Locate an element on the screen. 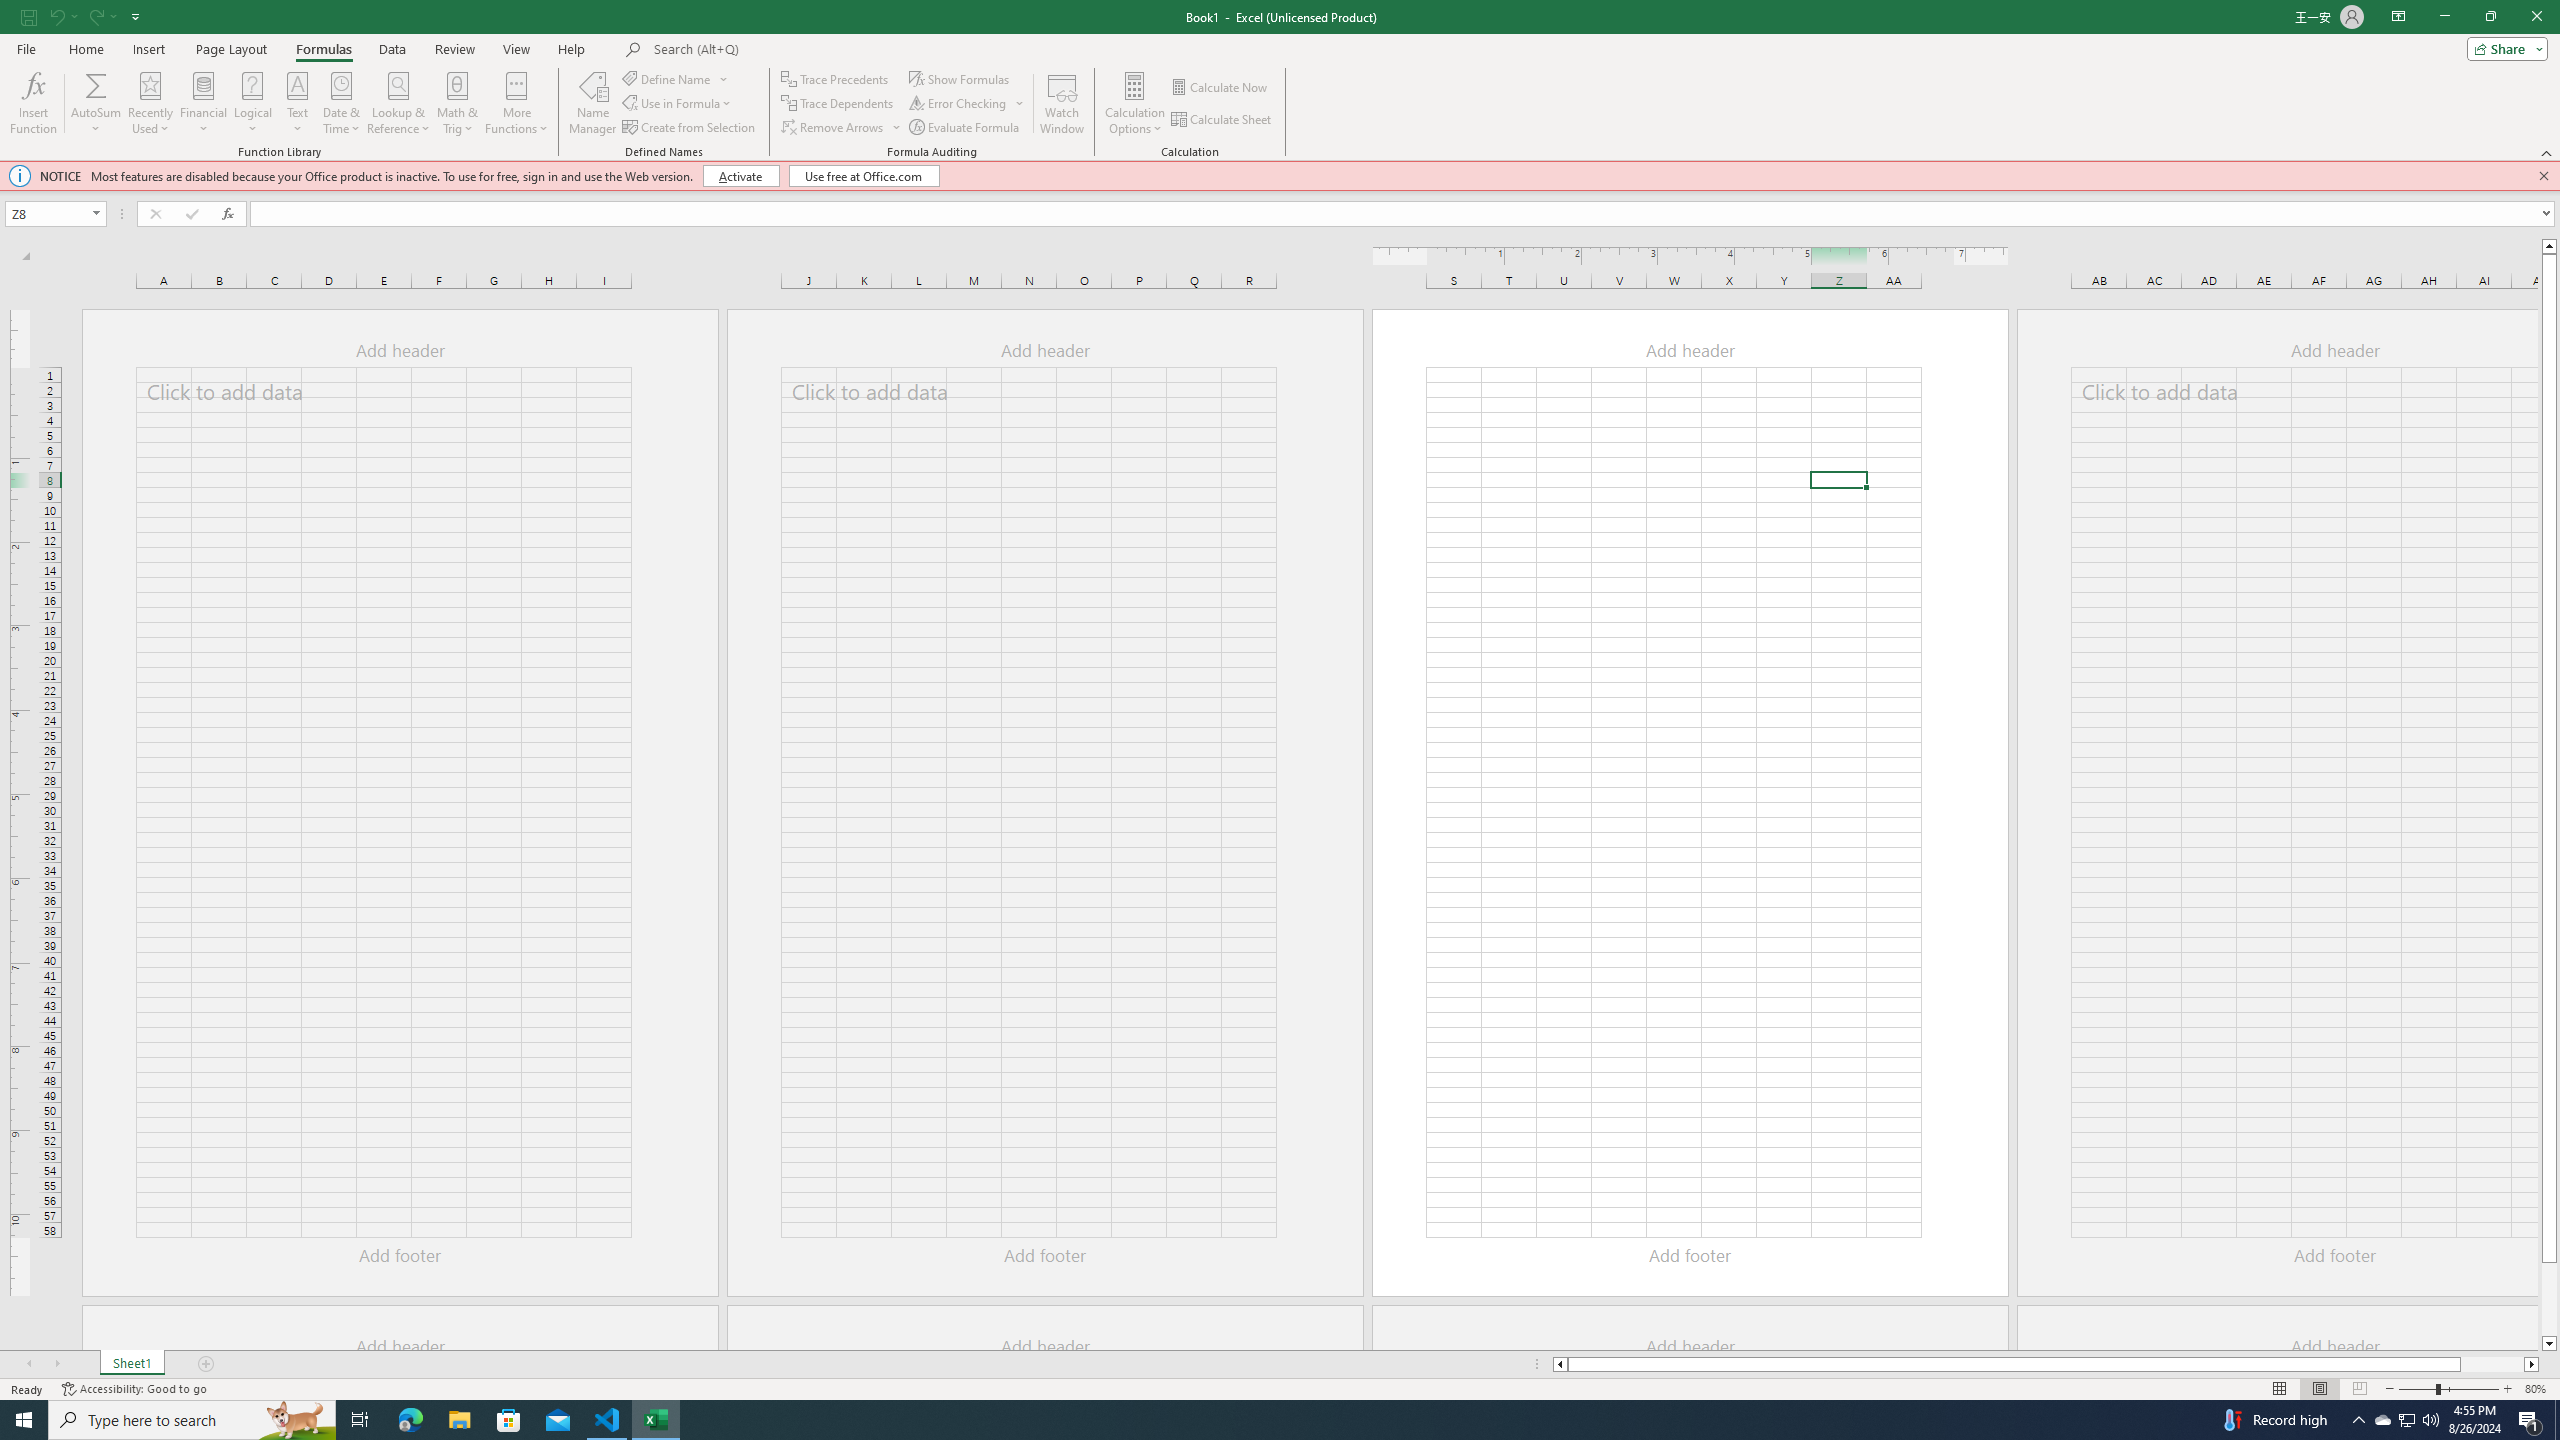 Image resolution: width=2560 pixels, height=1440 pixels. 'Define Name...' is located at coordinates (668, 78).